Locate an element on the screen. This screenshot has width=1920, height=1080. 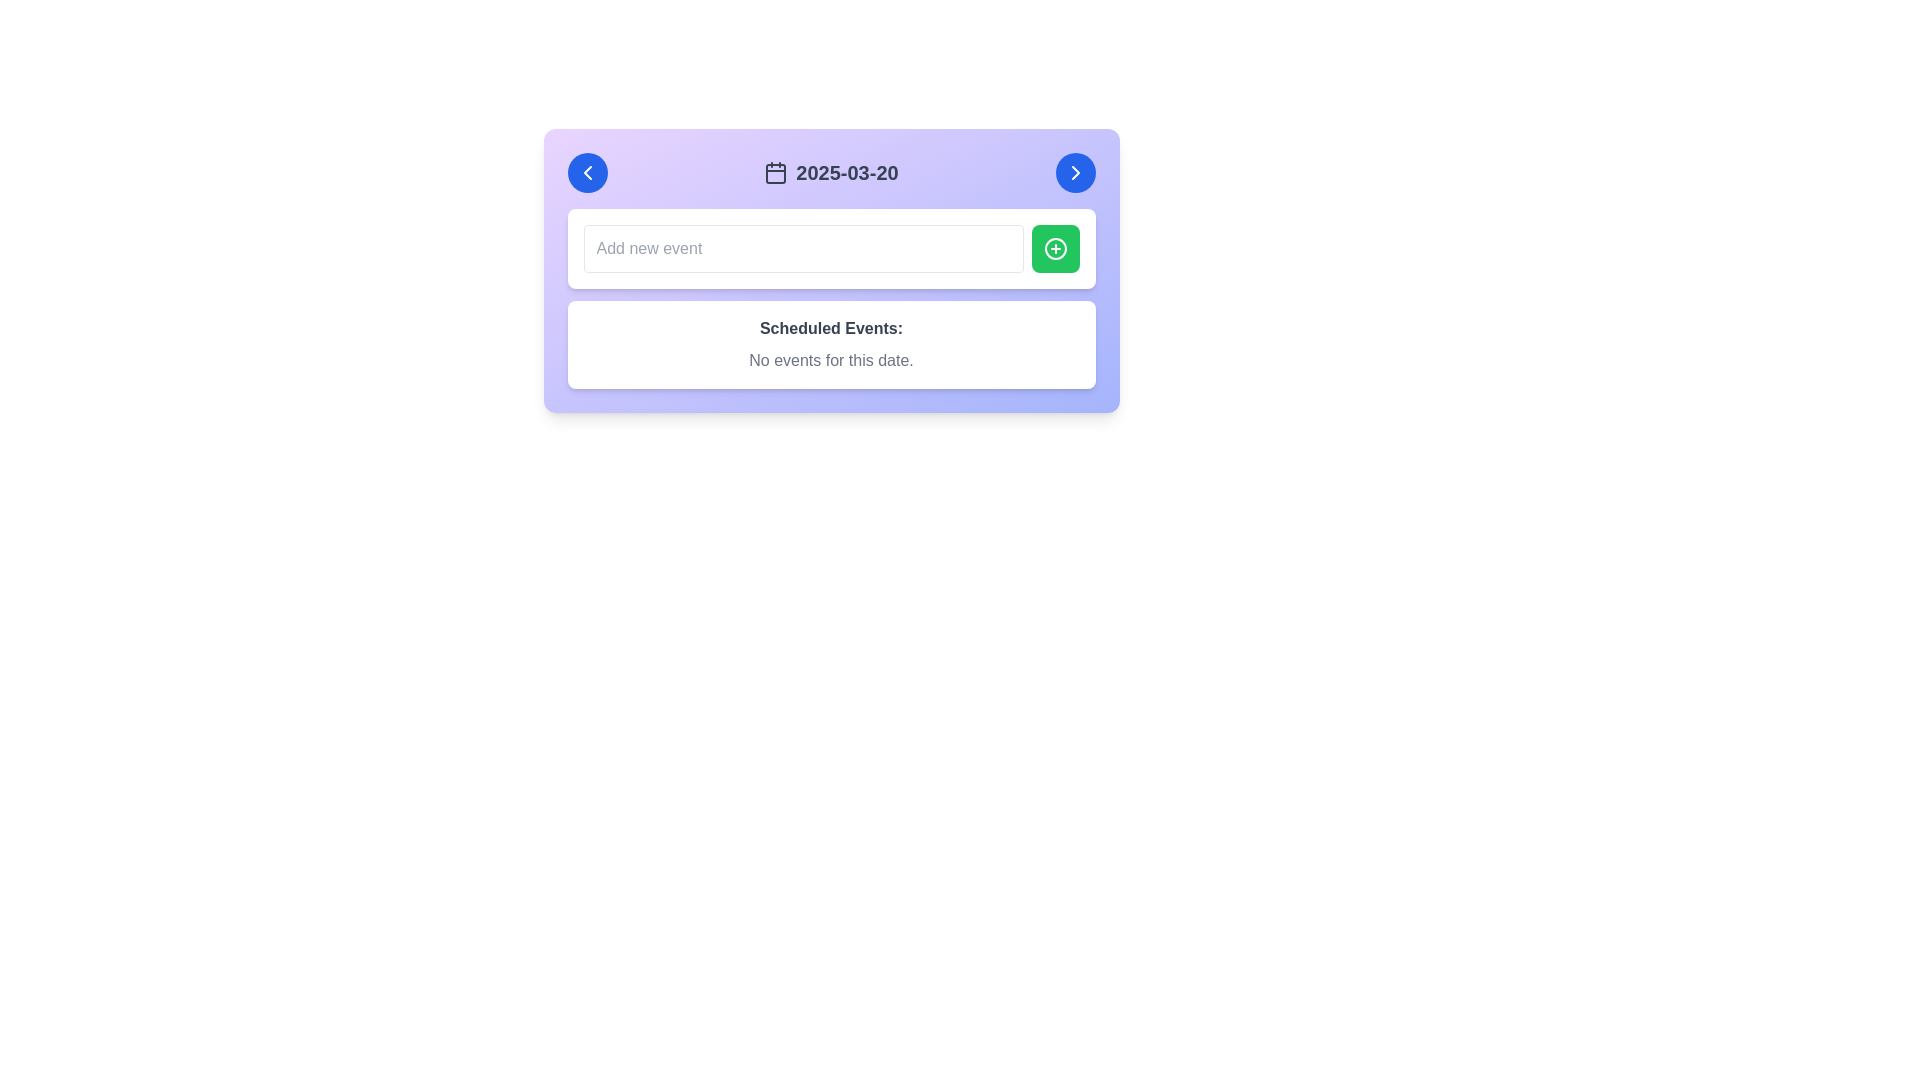
the circular 'Plus' button with a green background and white cross icon, located to the right of the 'Add new event' input field, using keyboard navigation is located at coordinates (1054, 248).